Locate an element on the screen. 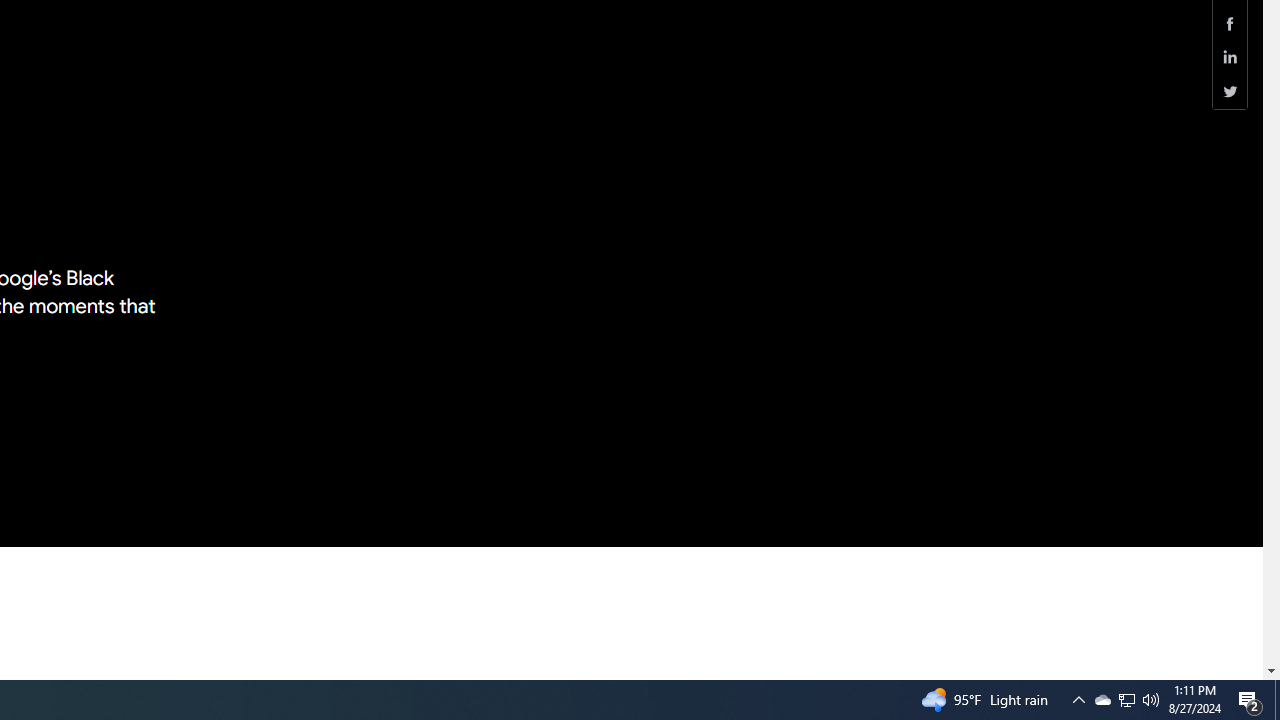 The width and height of the screenshot is (1280, 720). 'Share this page (Twitter)' is located at coordinates (1229, 91).